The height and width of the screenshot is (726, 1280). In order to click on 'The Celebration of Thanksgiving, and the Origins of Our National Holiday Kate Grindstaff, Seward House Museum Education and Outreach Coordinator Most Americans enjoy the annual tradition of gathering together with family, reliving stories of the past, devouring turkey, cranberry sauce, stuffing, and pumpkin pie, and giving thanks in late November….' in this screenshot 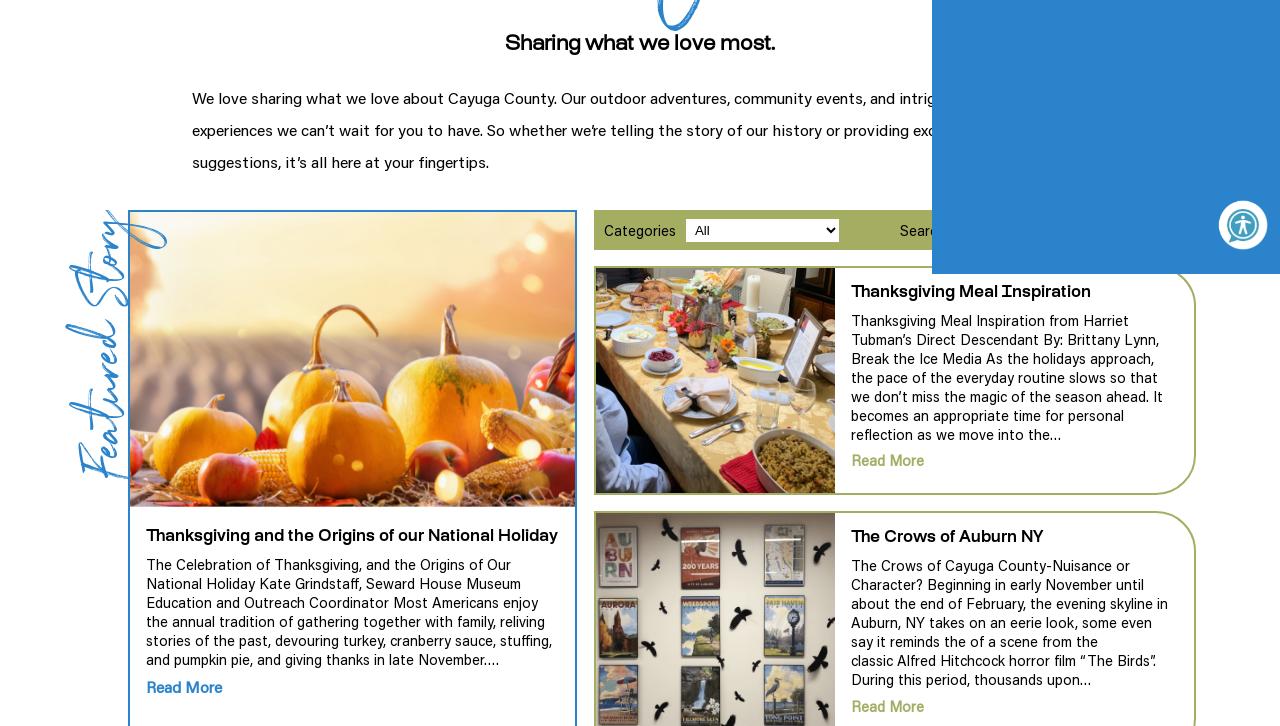, I will do `click(349, 611)`.